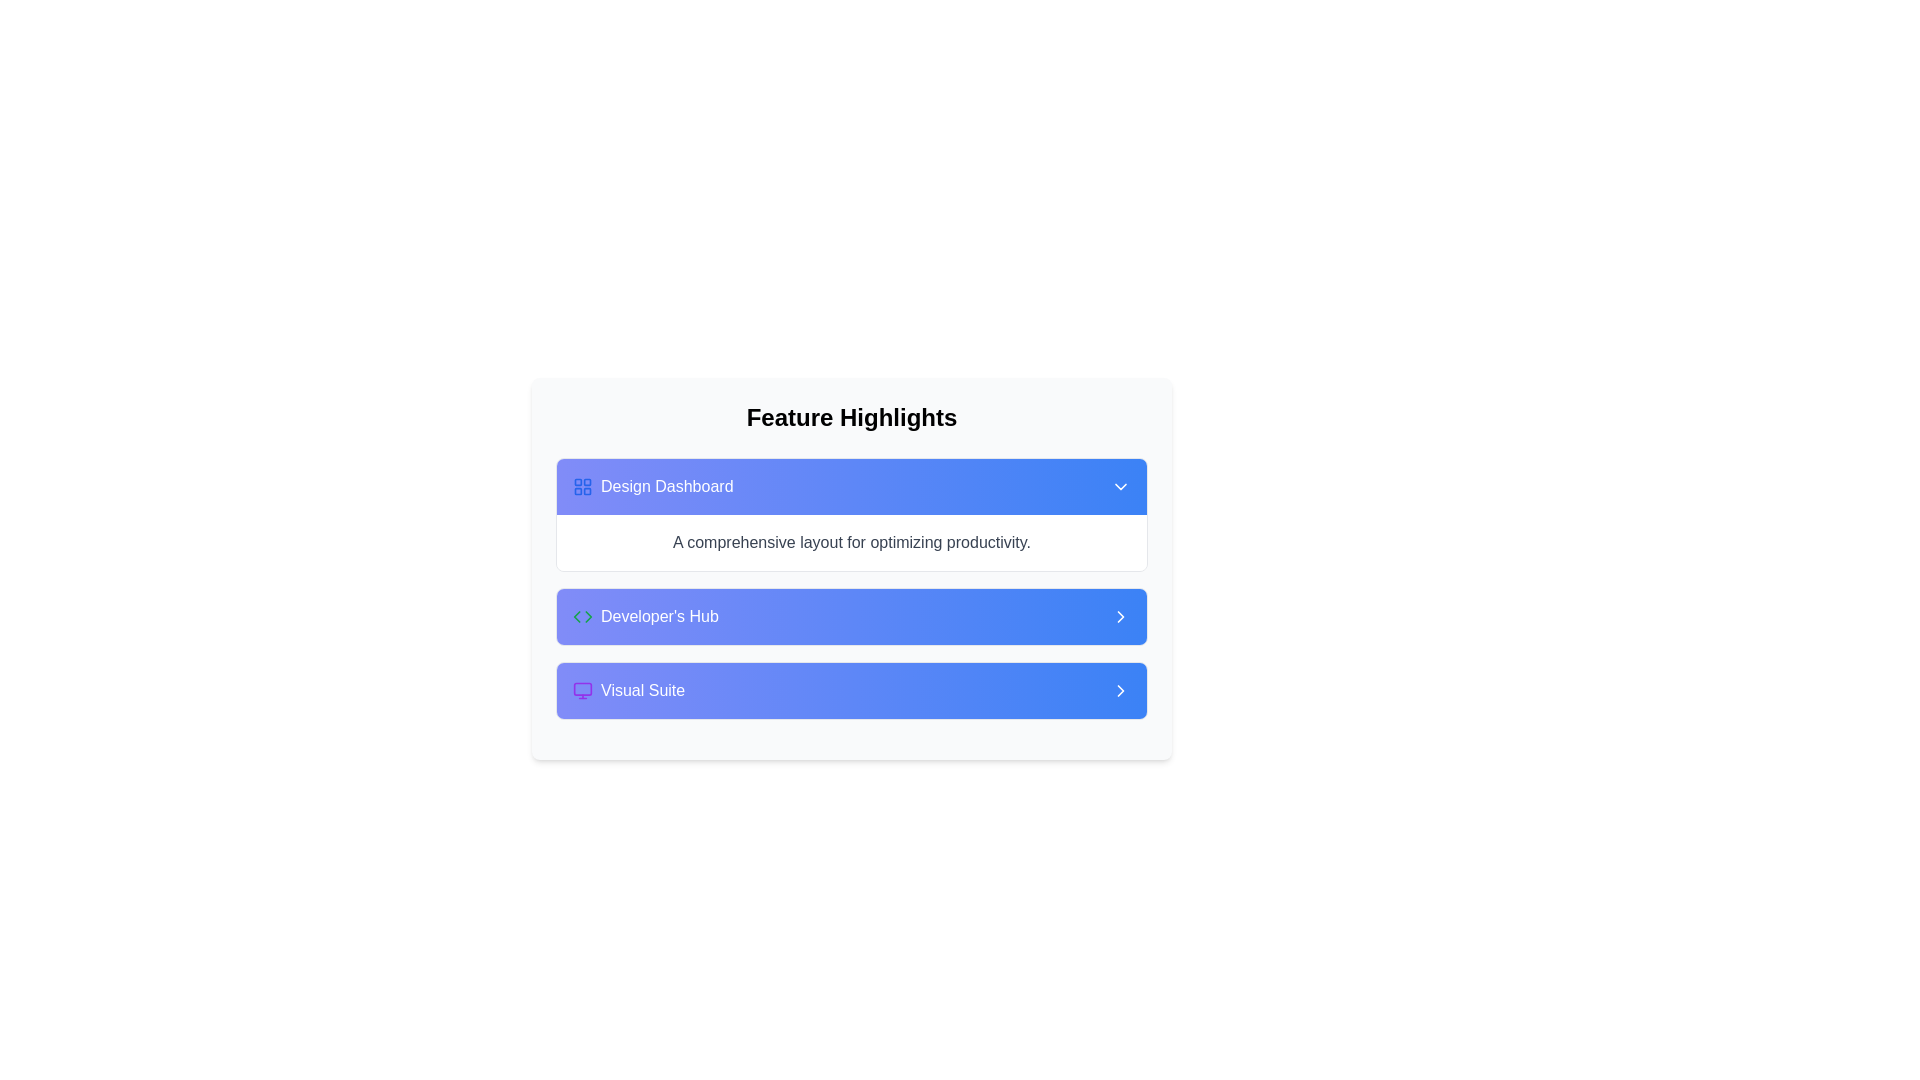  Describe the element at coordinates (1121, 616) in the screenshot. I see `the chevron arrow icon located at the right end of the 'Developer's Hub' row` at that location.